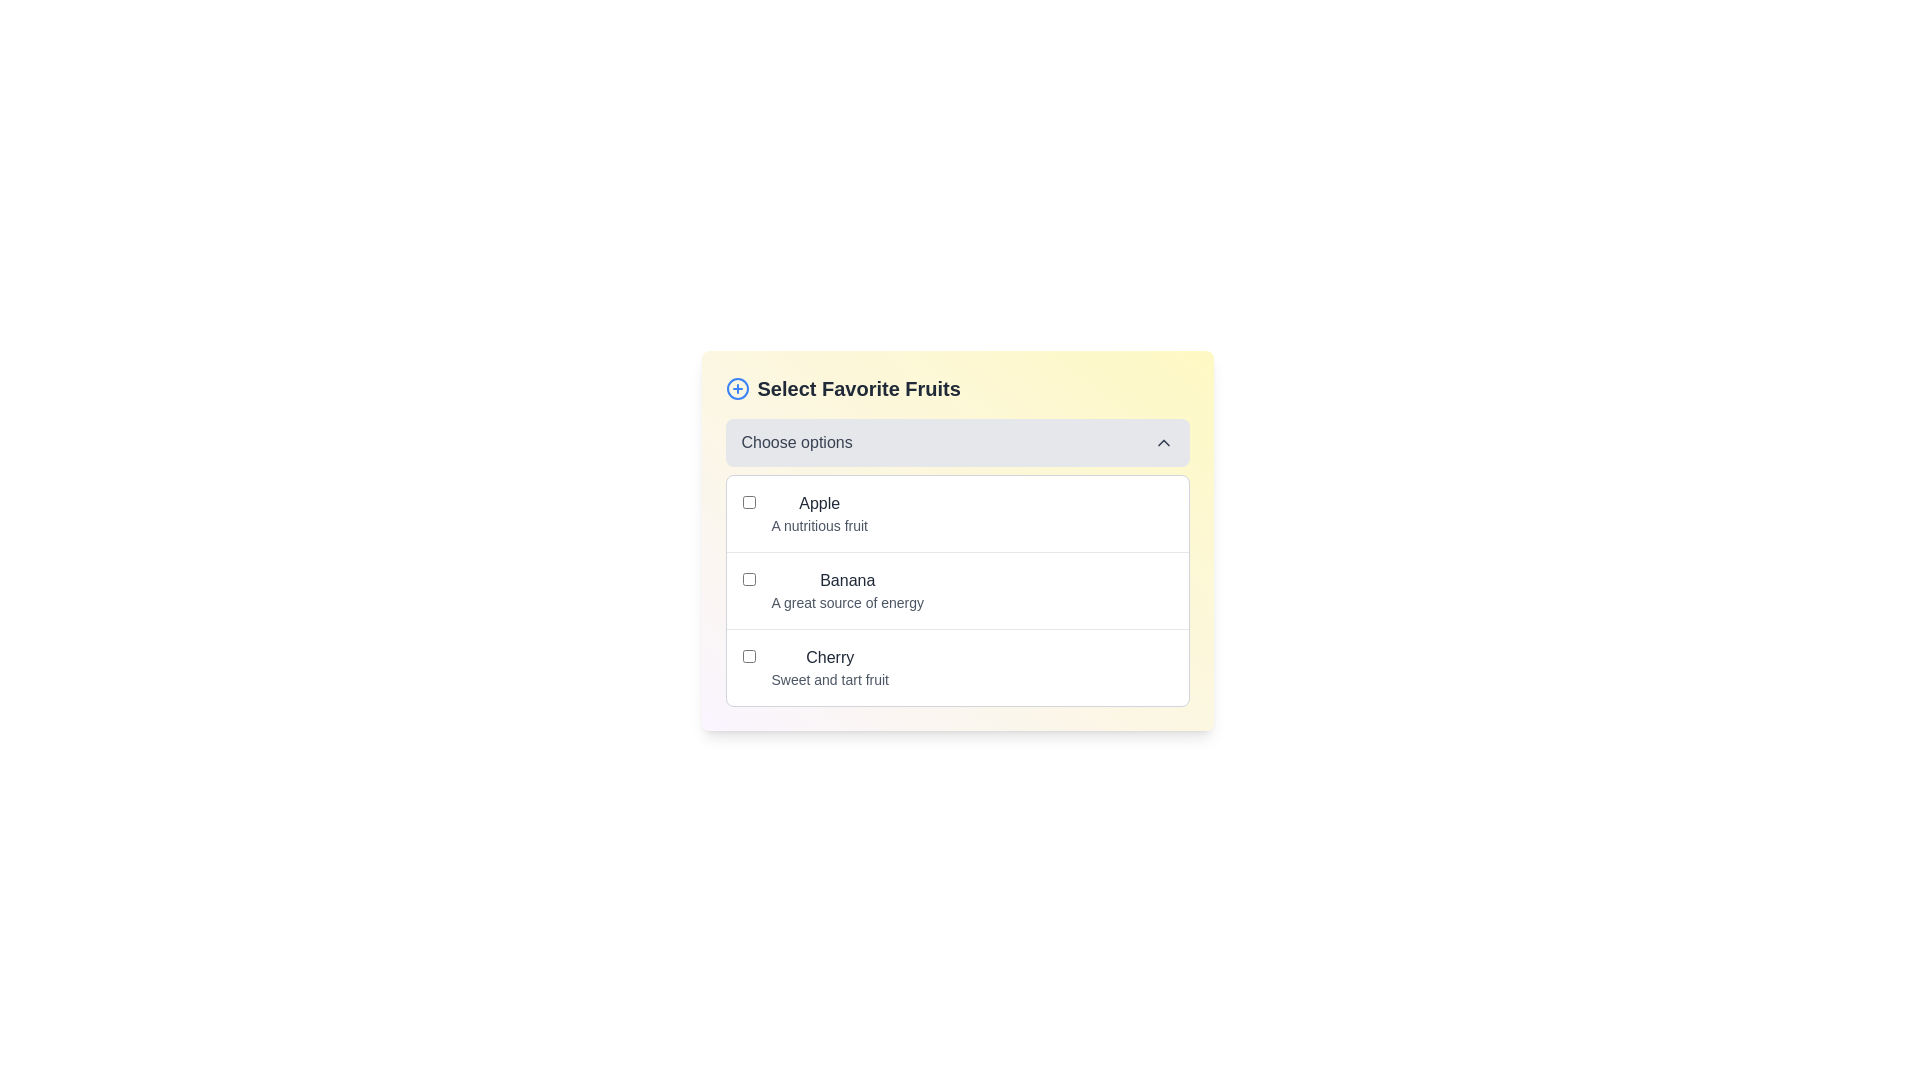  What do you see at coordinates (859, 389) in the screenshot?
I see `the bold, dark gray text label that reads 'Select Favorite Fruits', which is prominently positioned at the top of a form-like section` at bounding box center [859, 389].